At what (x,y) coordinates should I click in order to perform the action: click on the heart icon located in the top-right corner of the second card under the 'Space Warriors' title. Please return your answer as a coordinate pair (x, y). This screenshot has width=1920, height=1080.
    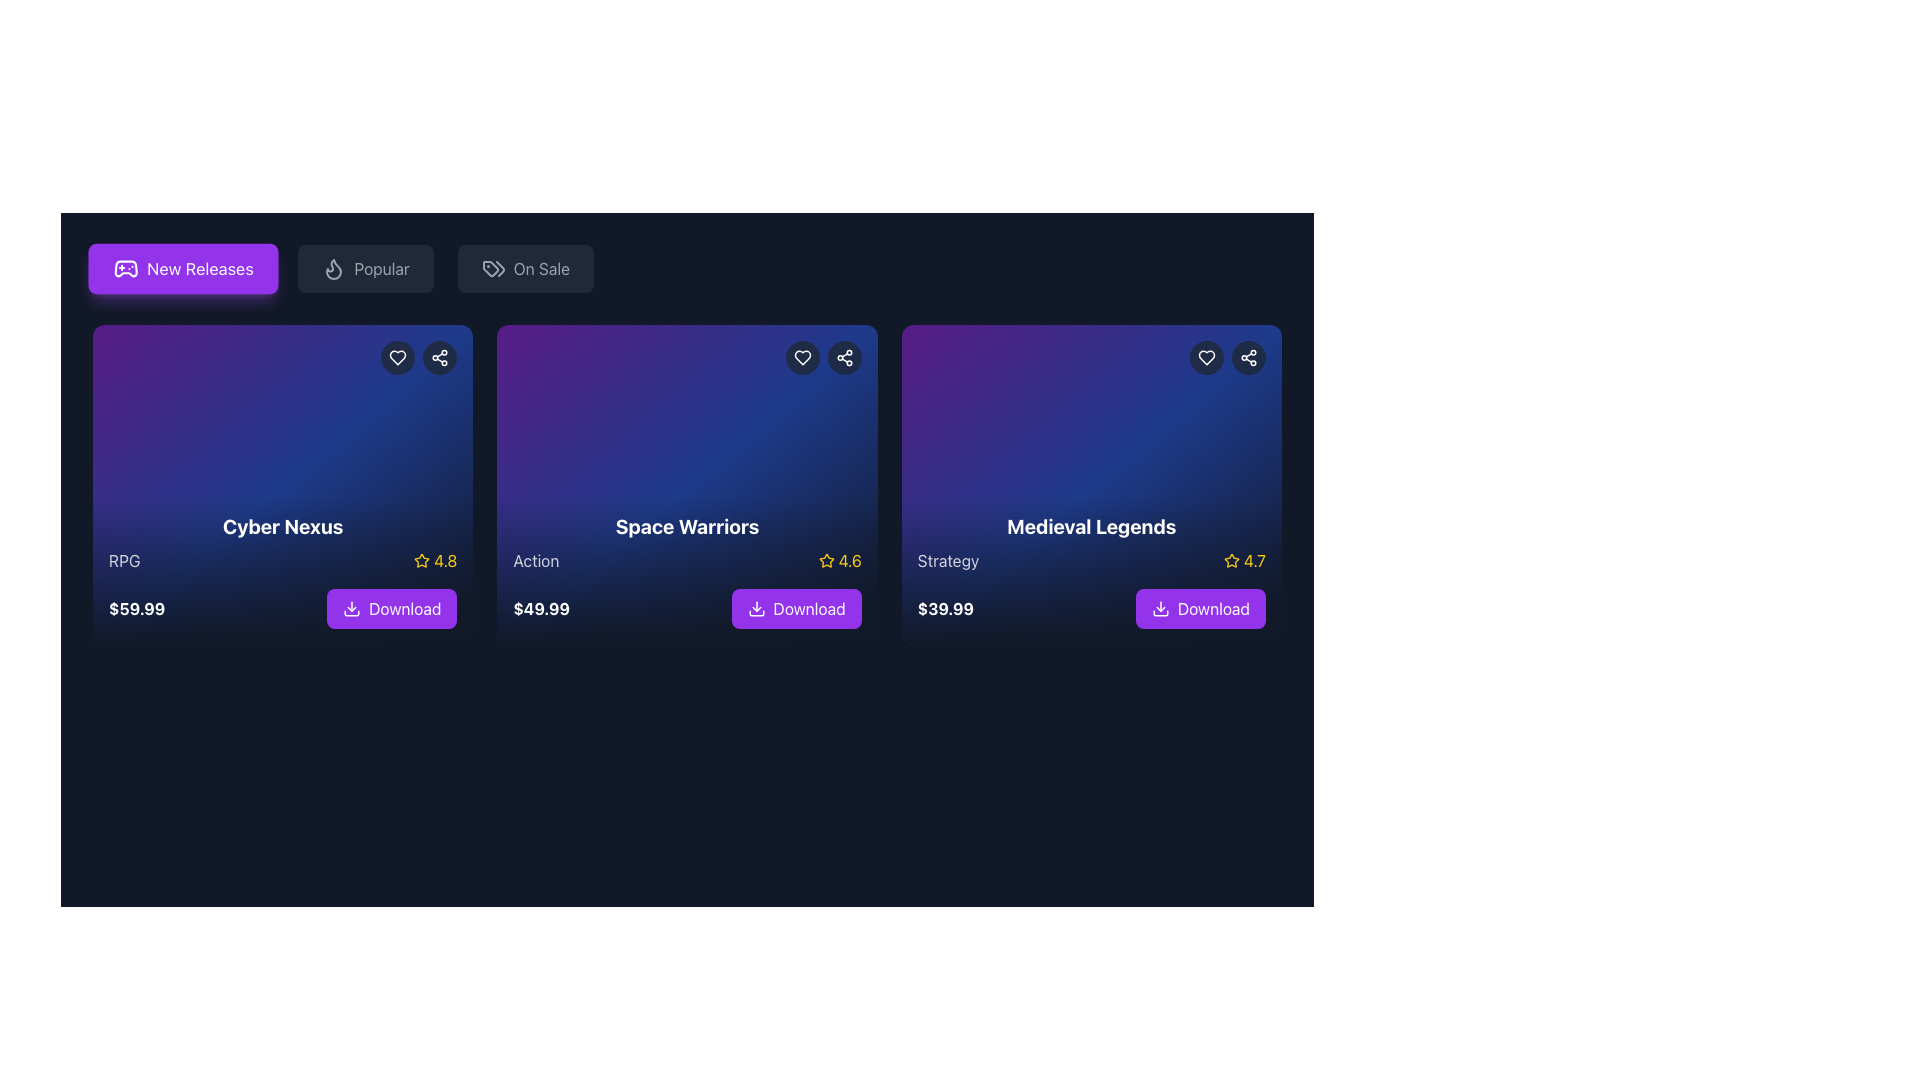
    Looking at the image, I should click on (802, 357).